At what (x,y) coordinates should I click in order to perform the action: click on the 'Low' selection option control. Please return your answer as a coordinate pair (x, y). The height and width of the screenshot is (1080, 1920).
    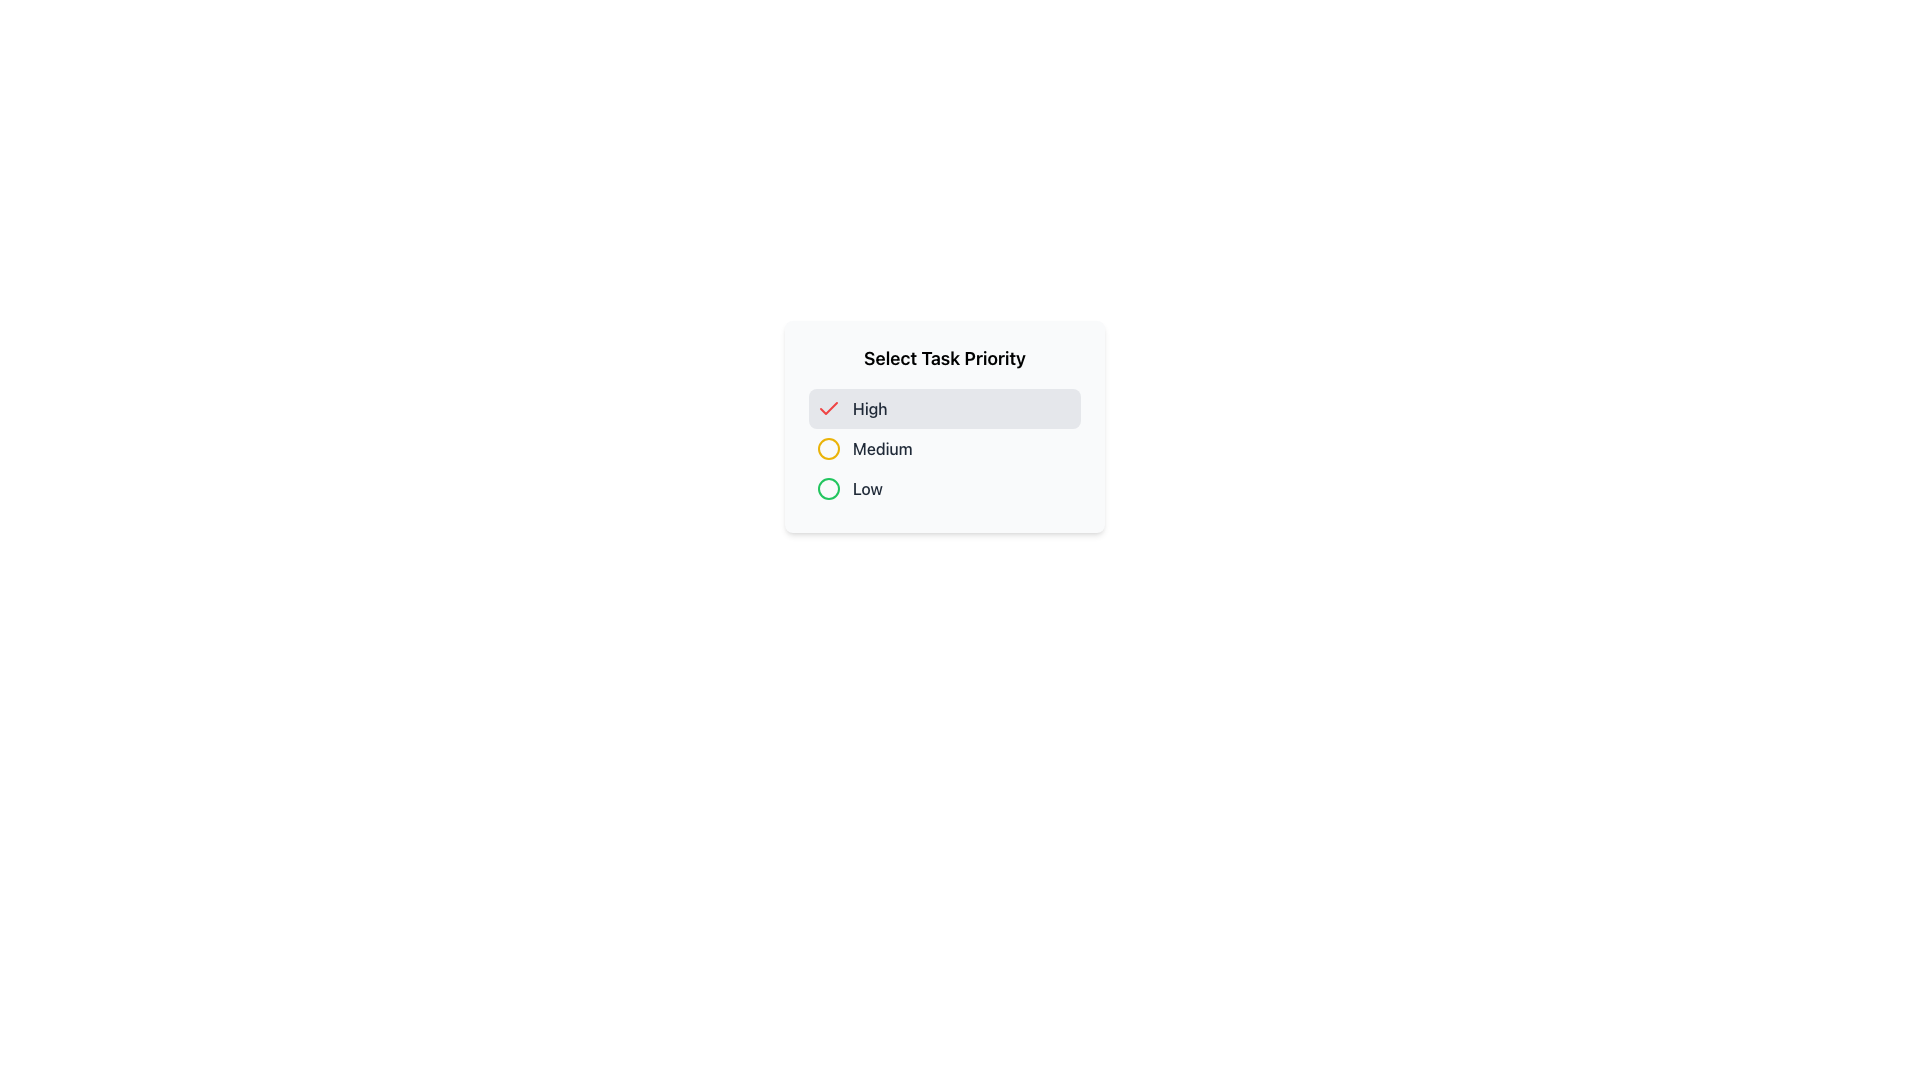
    Looking at the image, I should click on (944, 489).